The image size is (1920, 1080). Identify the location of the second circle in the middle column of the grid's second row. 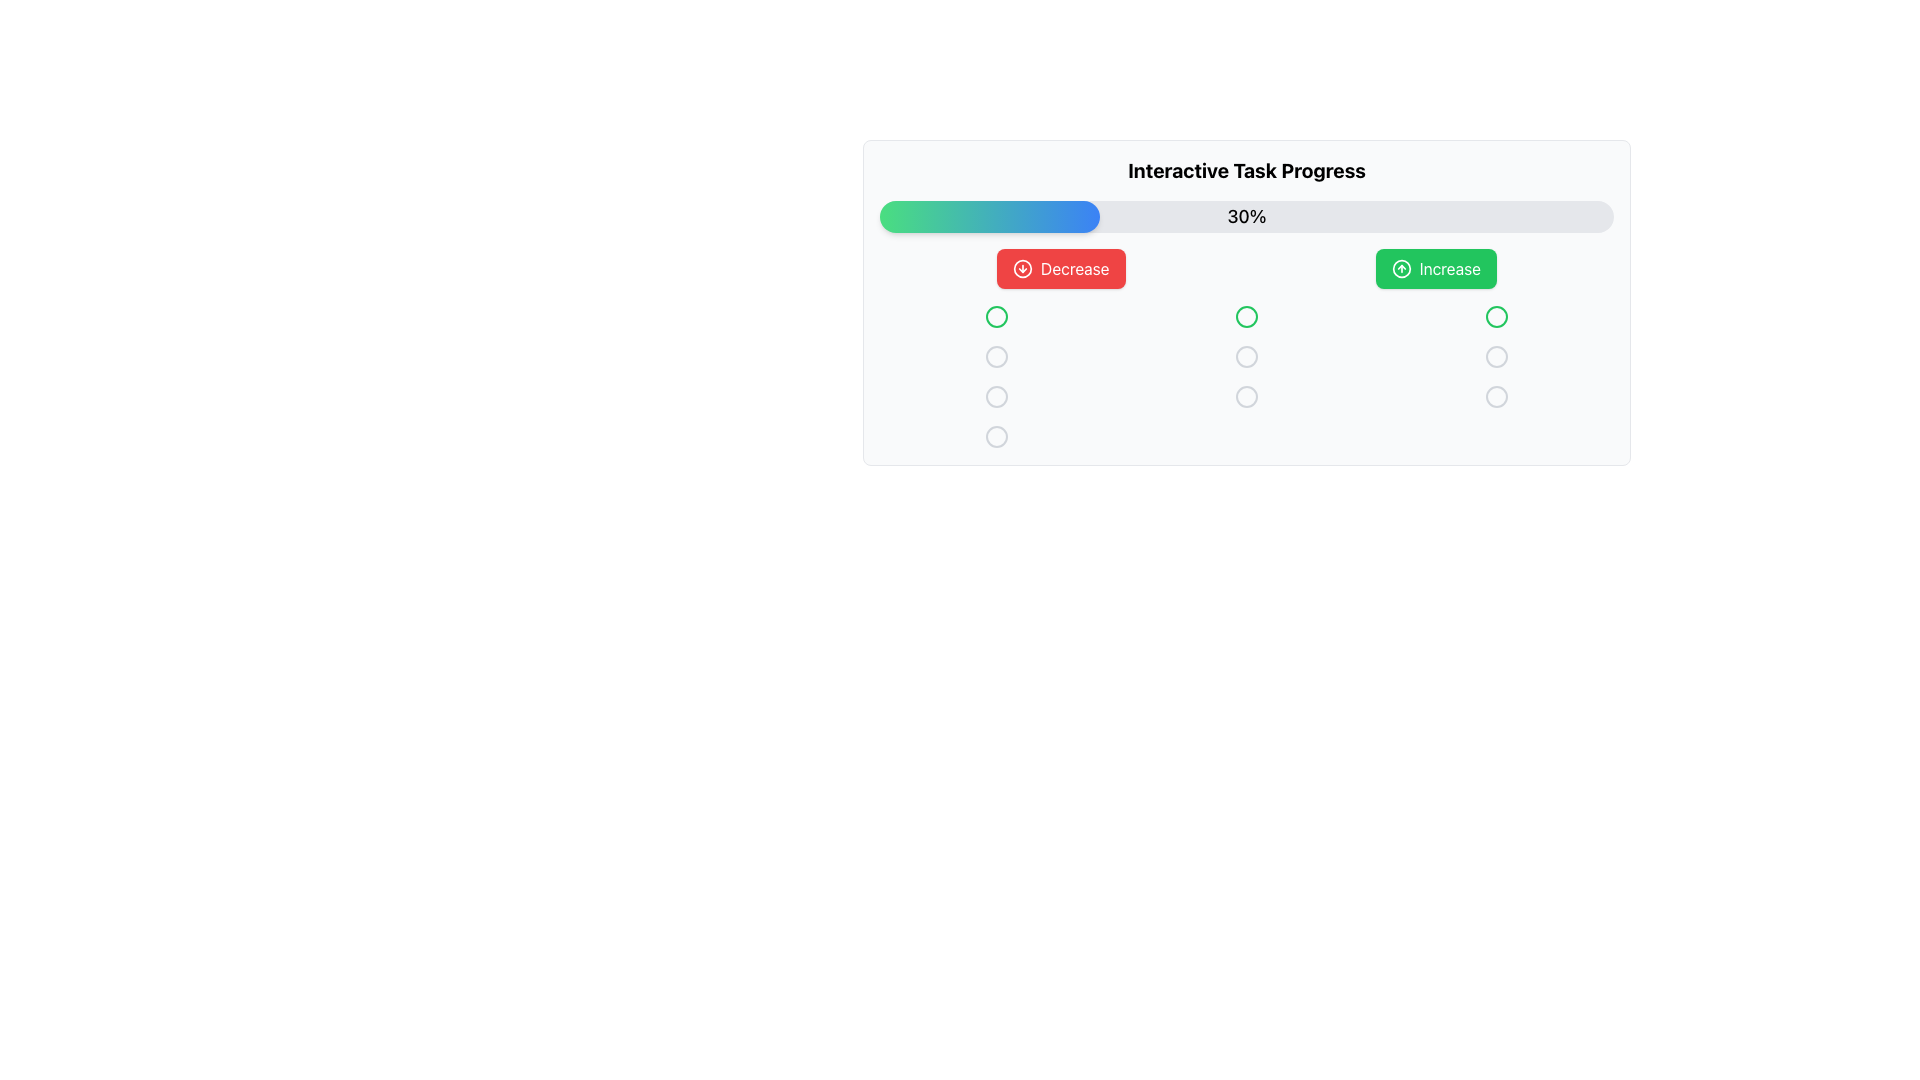
(1246, 356).